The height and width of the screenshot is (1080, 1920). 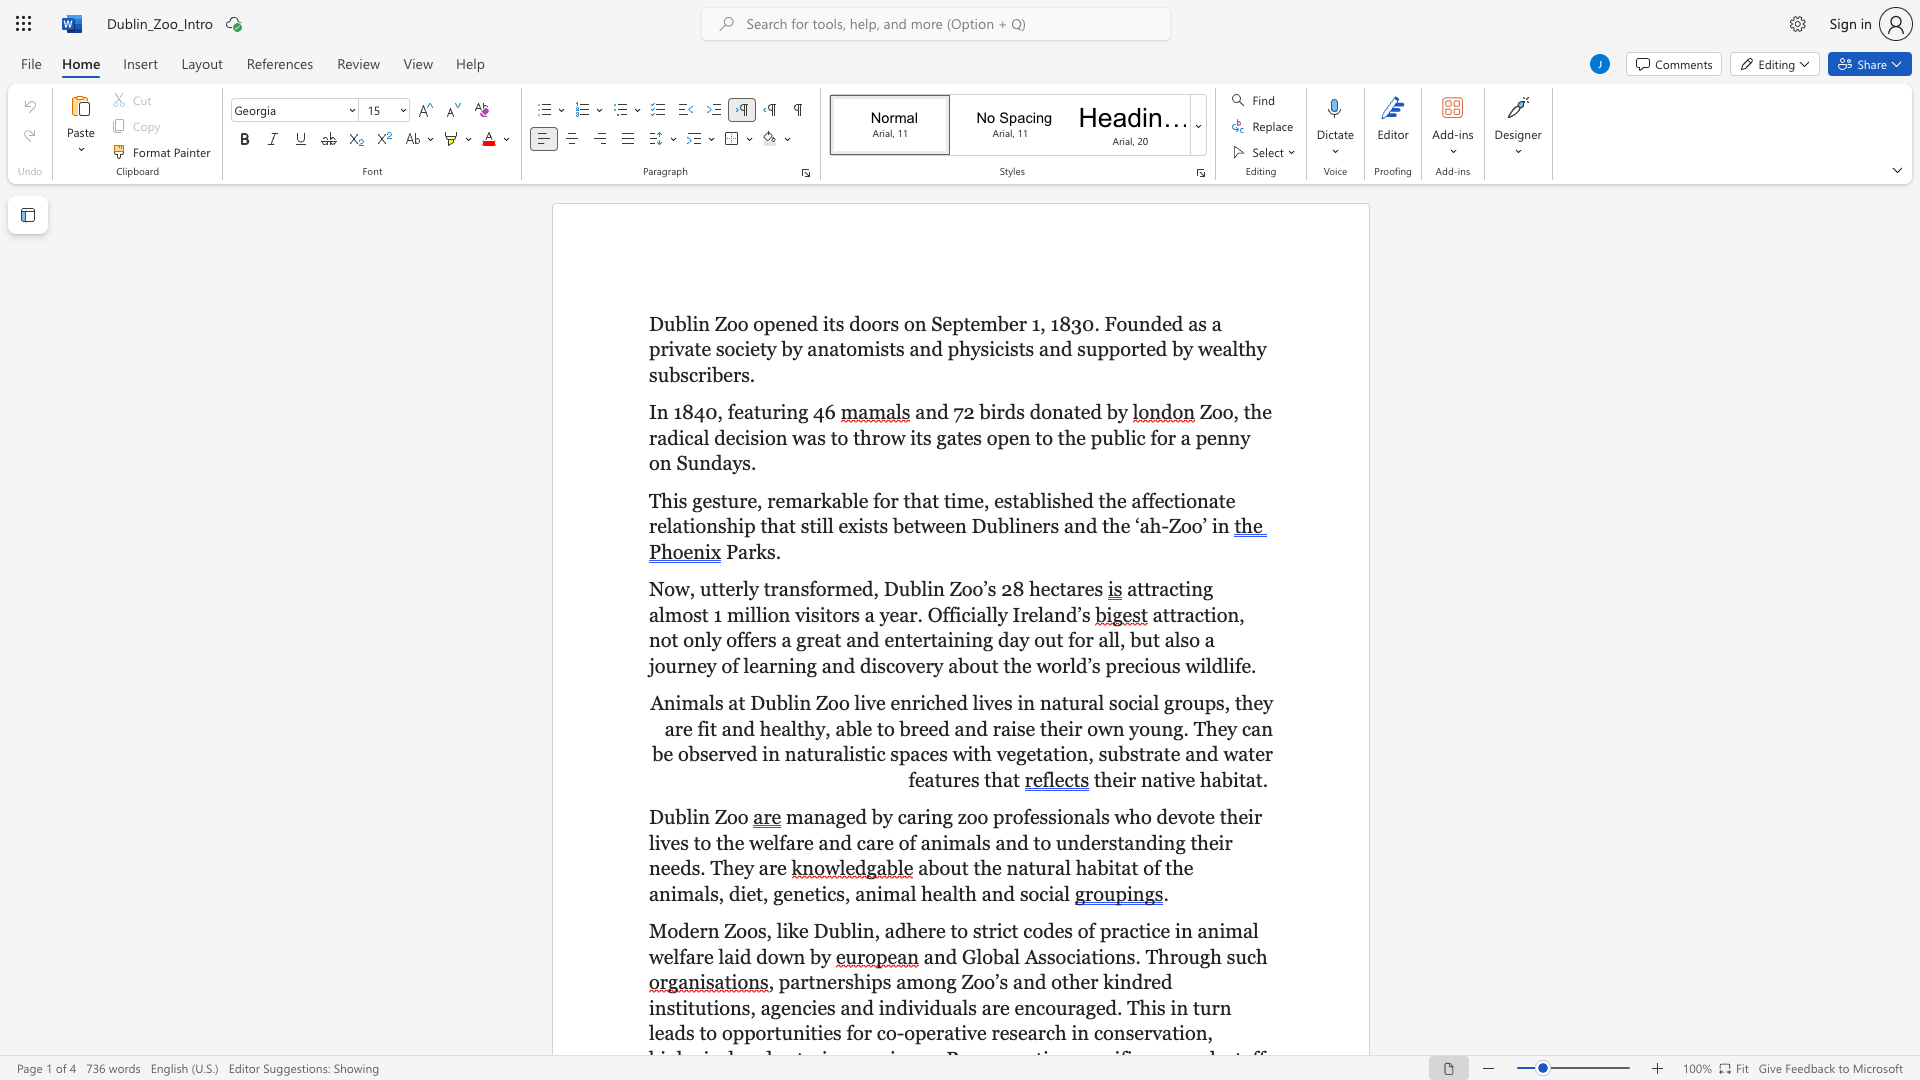 What do you see at coordinates (659, 463) in the screenshot?
I see `the subset text "n Sundays" within the text "Zoo, the radical decision was to throw its gates open to the public for a penny on Sundays."` at bounding box center [659, 463].